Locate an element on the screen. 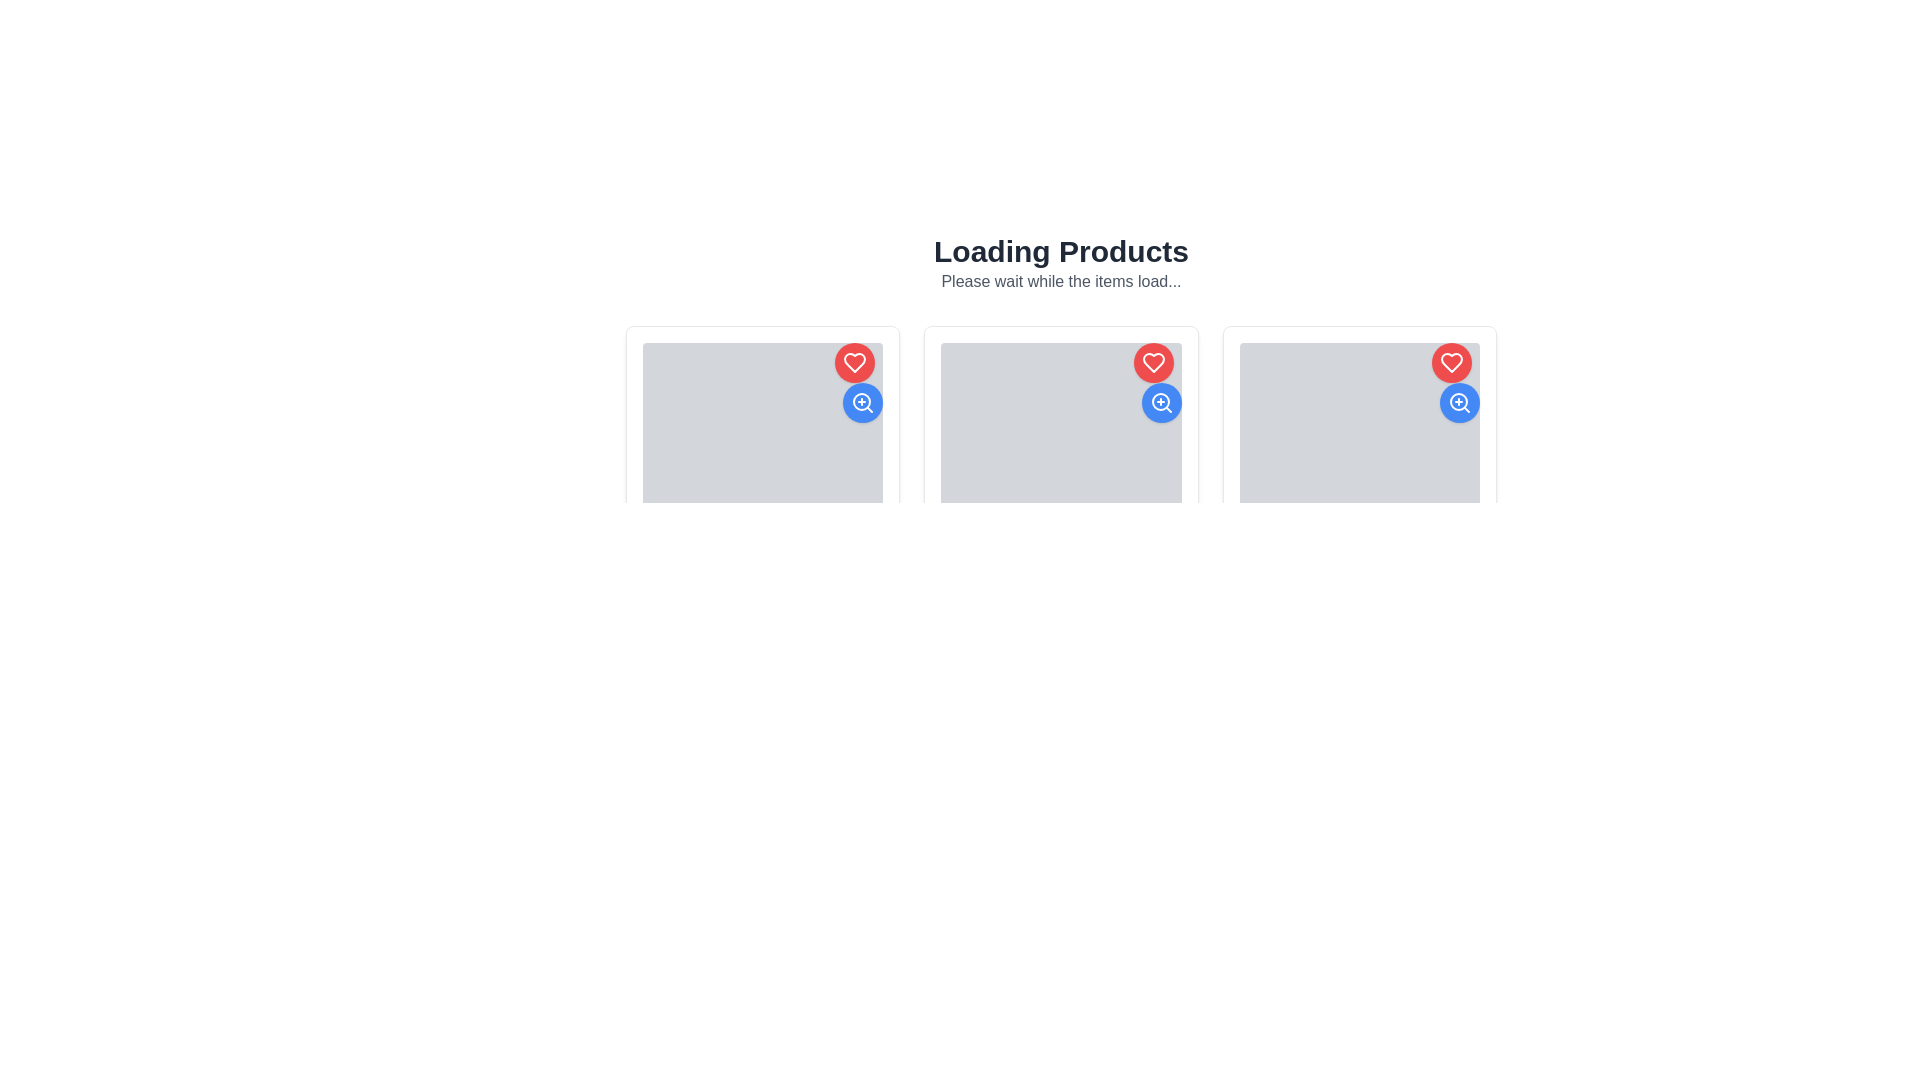 The width and height of the screenshot is (1920, 1080). the text block displaying 'Loading Products', which is prominently designed in a bold and large font, centrally aligned at the top of the interface is located at coordinates (1060, 250).